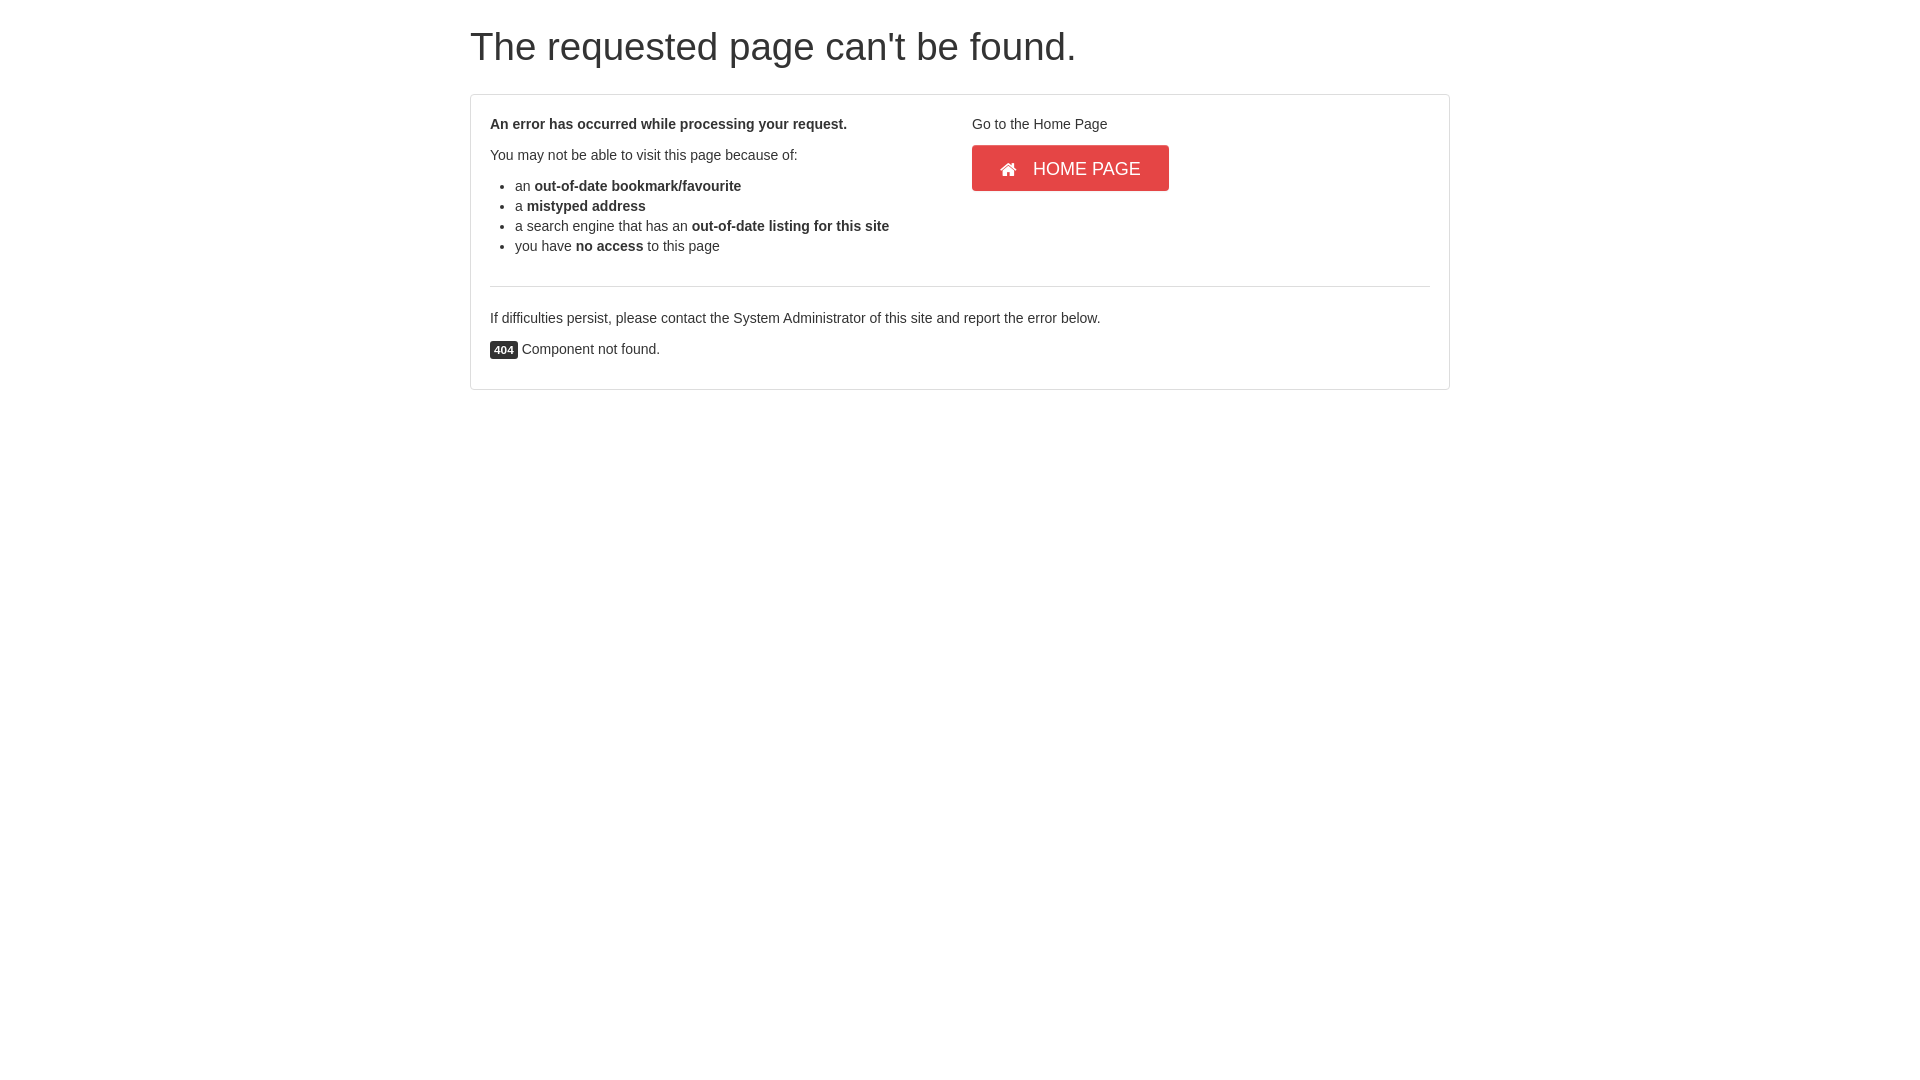 The height and width of the screenshot is (1080, 1920). Describe the element at coordinates (1069, 167) in the screenshot. I see `'HOME PAGE'` at that location.